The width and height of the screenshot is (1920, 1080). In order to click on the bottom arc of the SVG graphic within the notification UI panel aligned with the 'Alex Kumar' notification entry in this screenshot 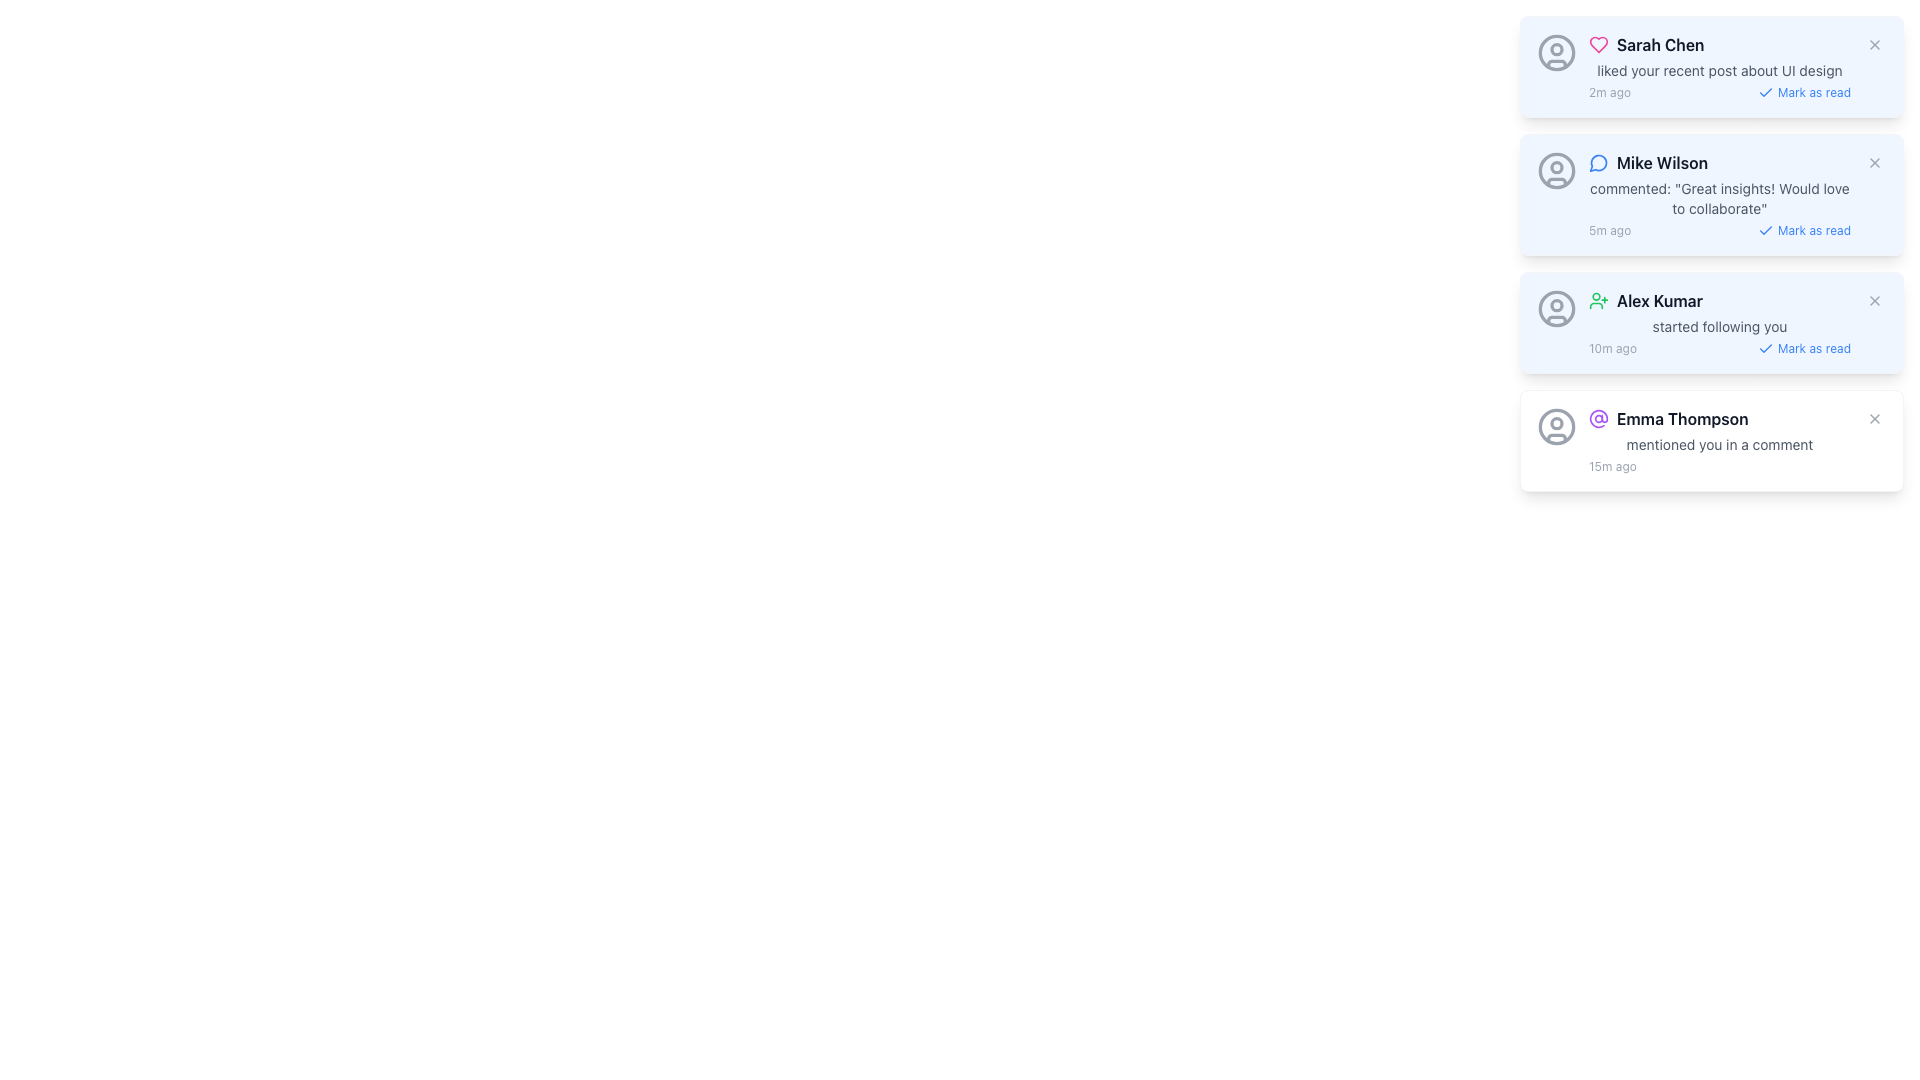, I will do `click(1555, 319)`.